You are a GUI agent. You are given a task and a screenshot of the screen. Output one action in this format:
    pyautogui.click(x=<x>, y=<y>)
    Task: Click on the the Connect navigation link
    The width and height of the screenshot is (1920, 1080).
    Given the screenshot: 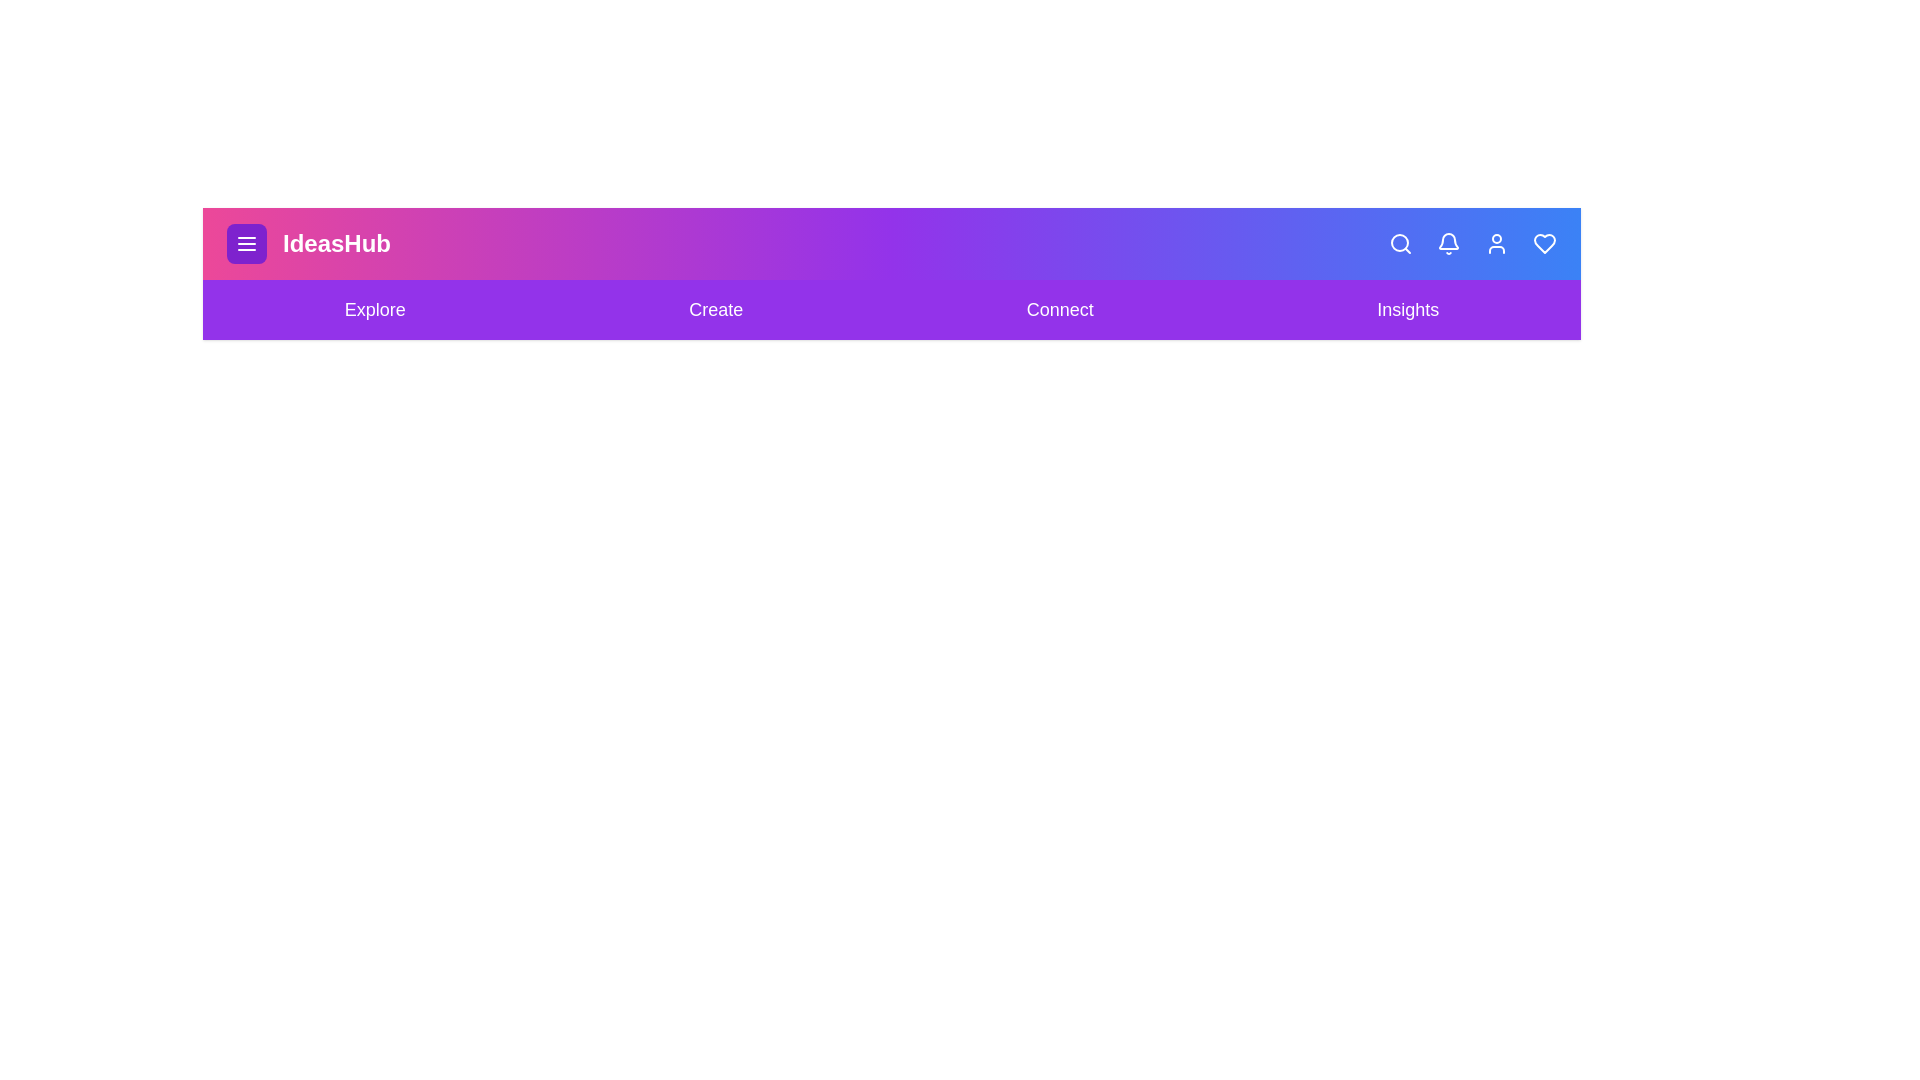 What is the action you would take?
    pyautogui.click(x=1059, y=309)
    